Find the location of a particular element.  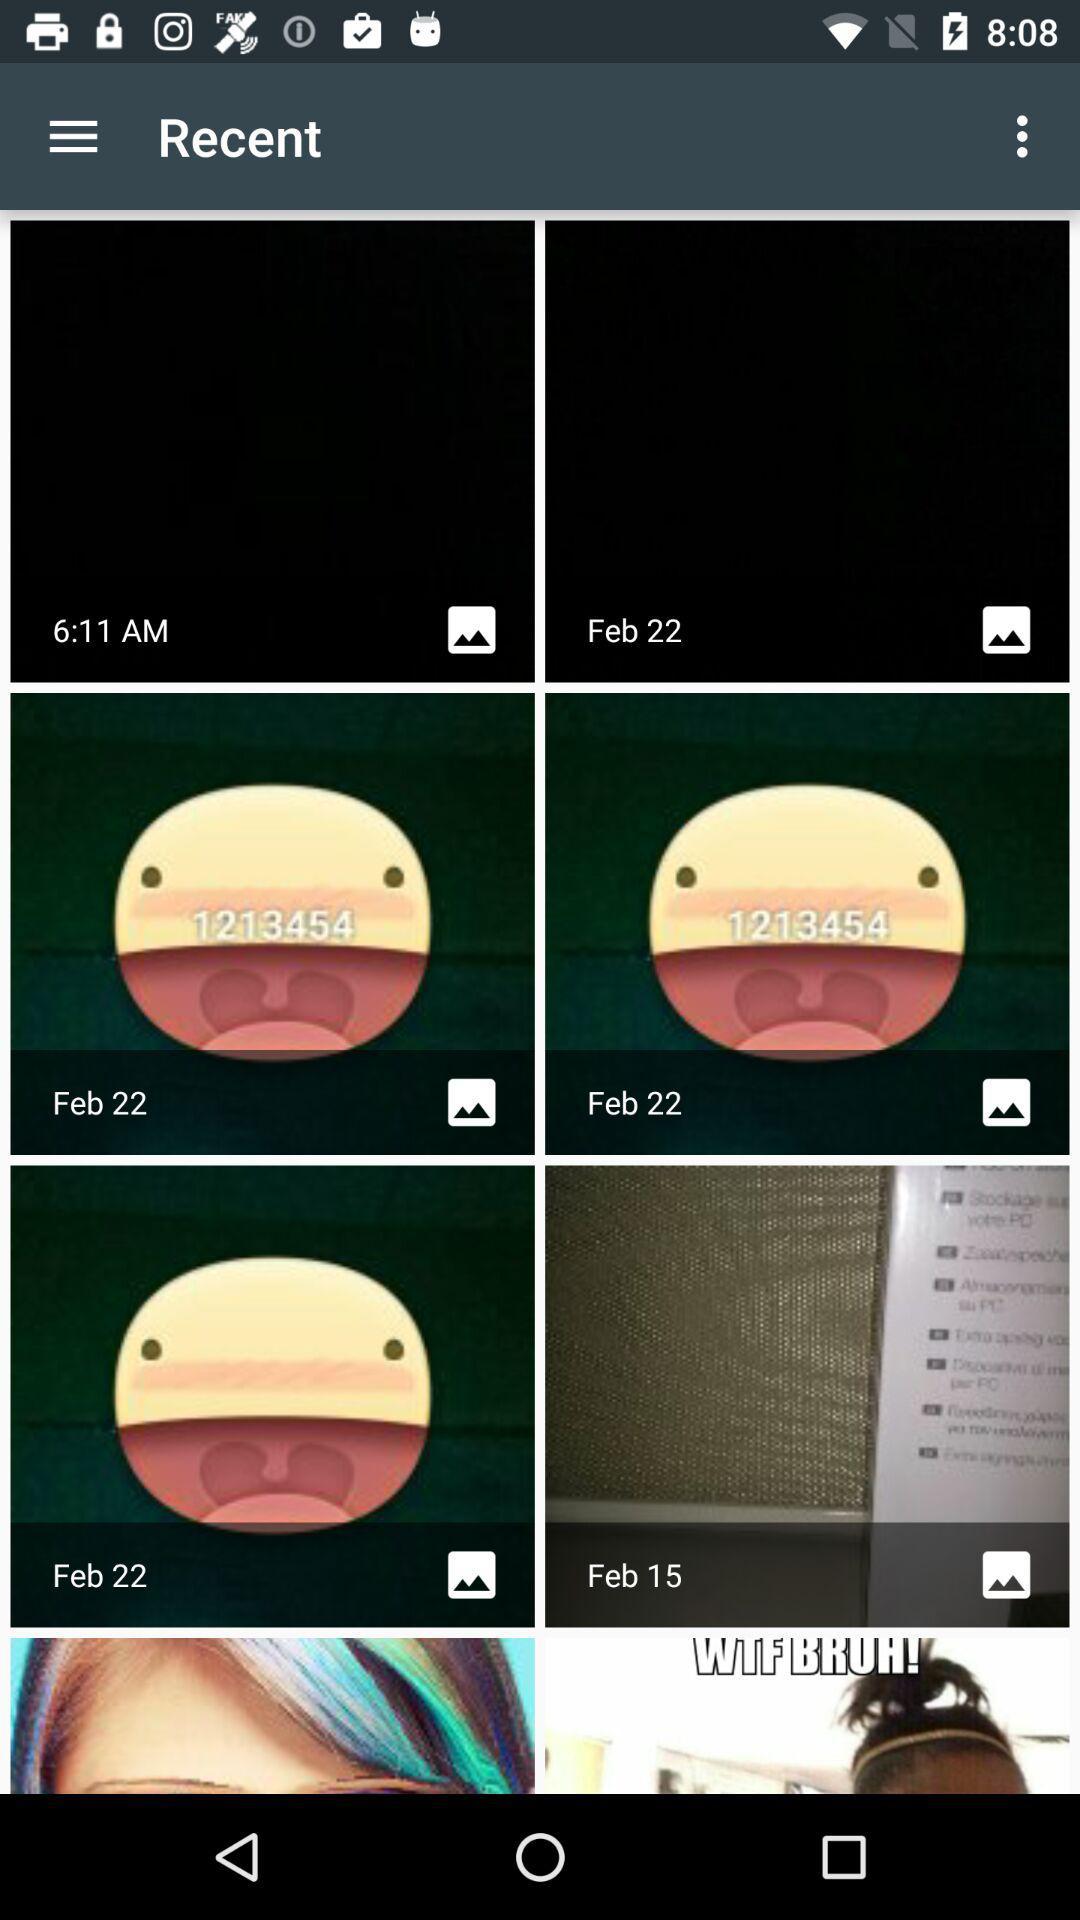

item to the left of recent app is located at coordinates (72, 135).